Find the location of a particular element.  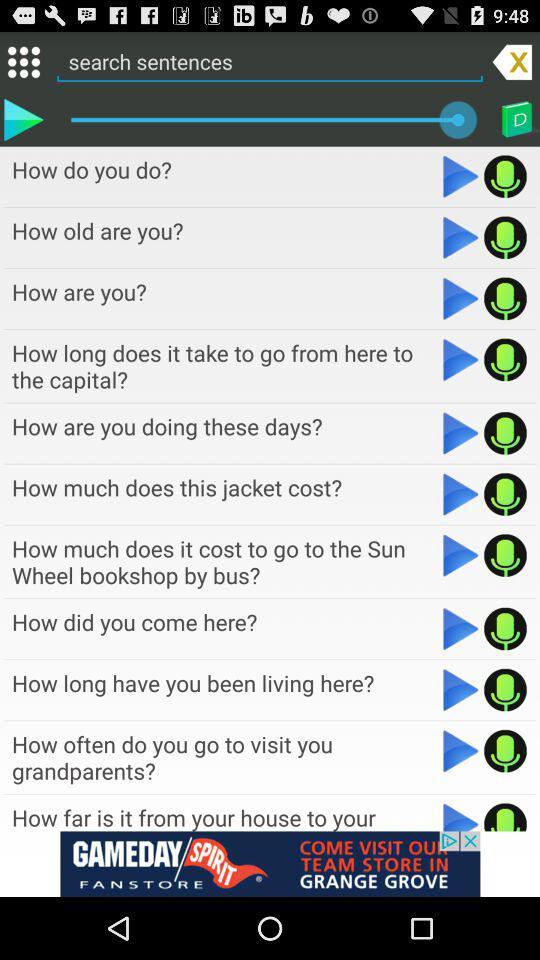

record sound is located at coordinates (504, 750).